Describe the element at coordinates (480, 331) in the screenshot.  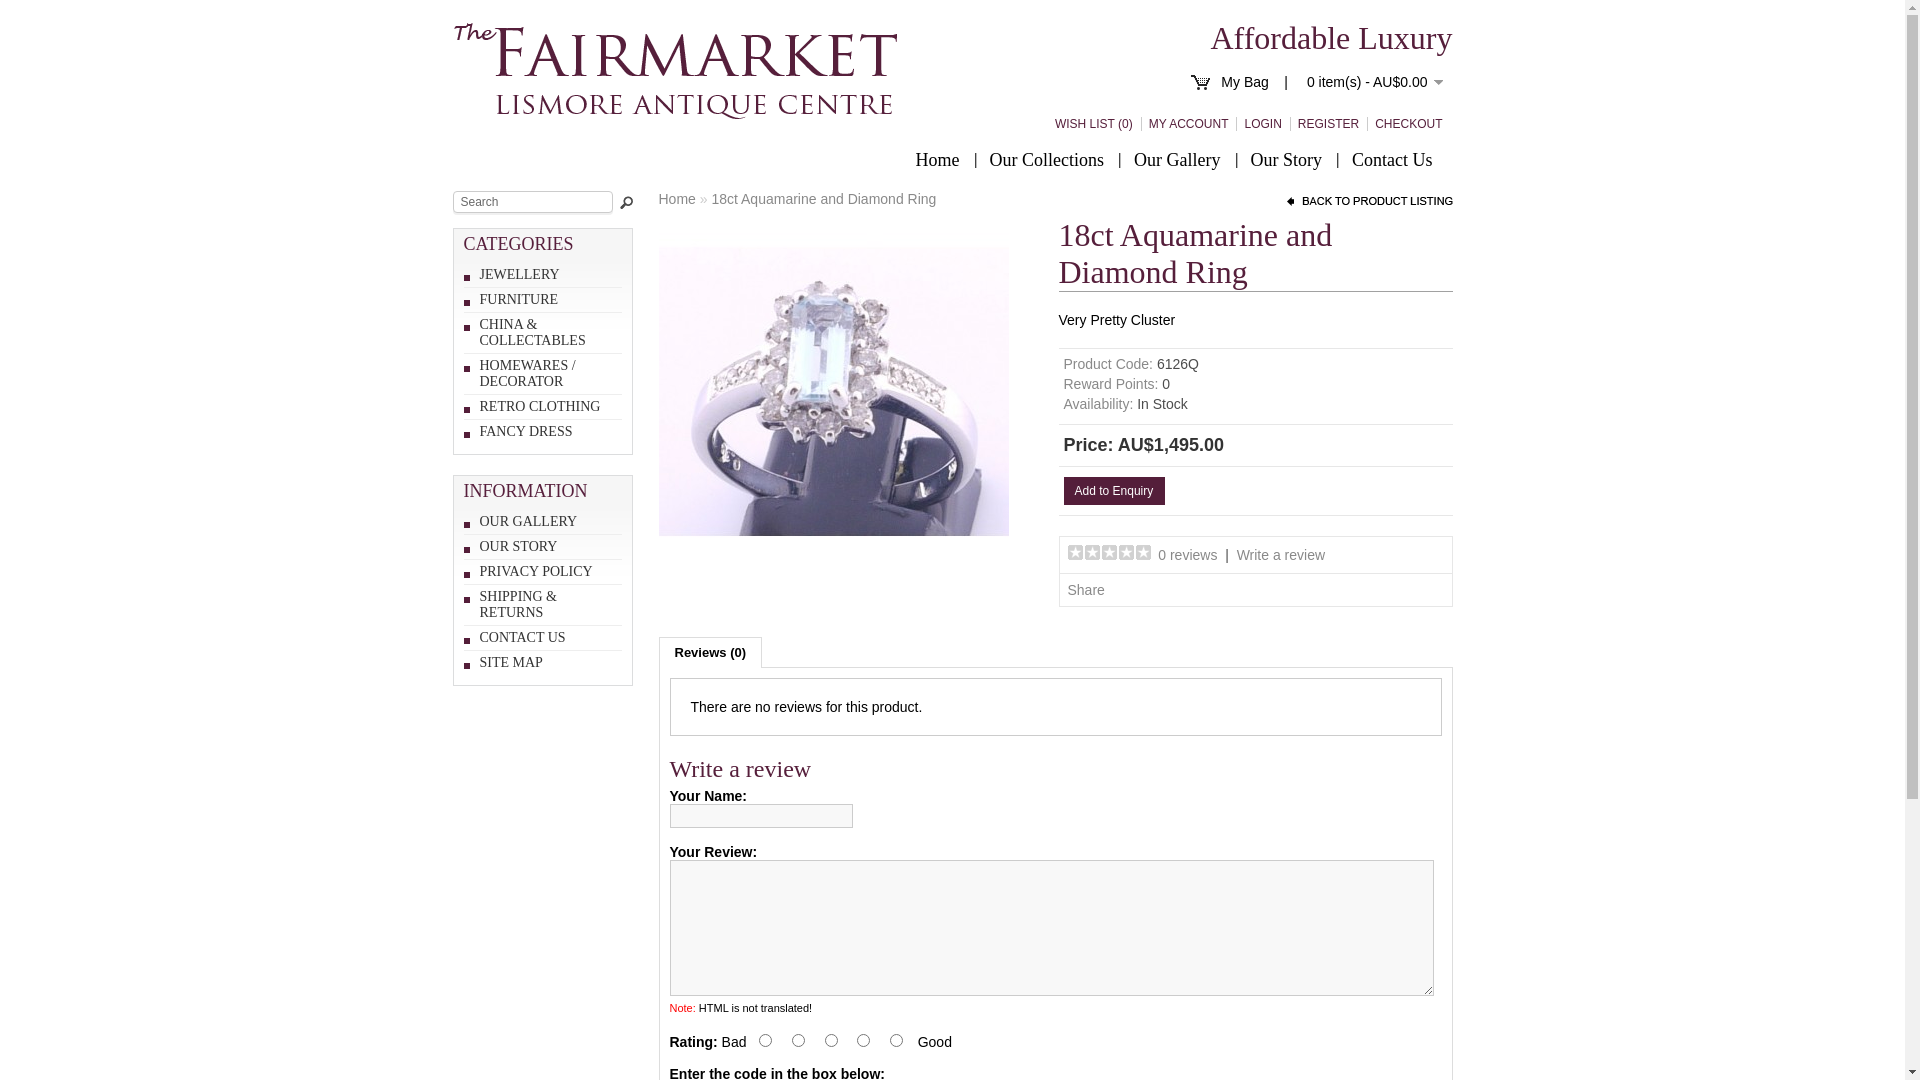
I see `'CHINA & COLLECTABLES'` at that location.